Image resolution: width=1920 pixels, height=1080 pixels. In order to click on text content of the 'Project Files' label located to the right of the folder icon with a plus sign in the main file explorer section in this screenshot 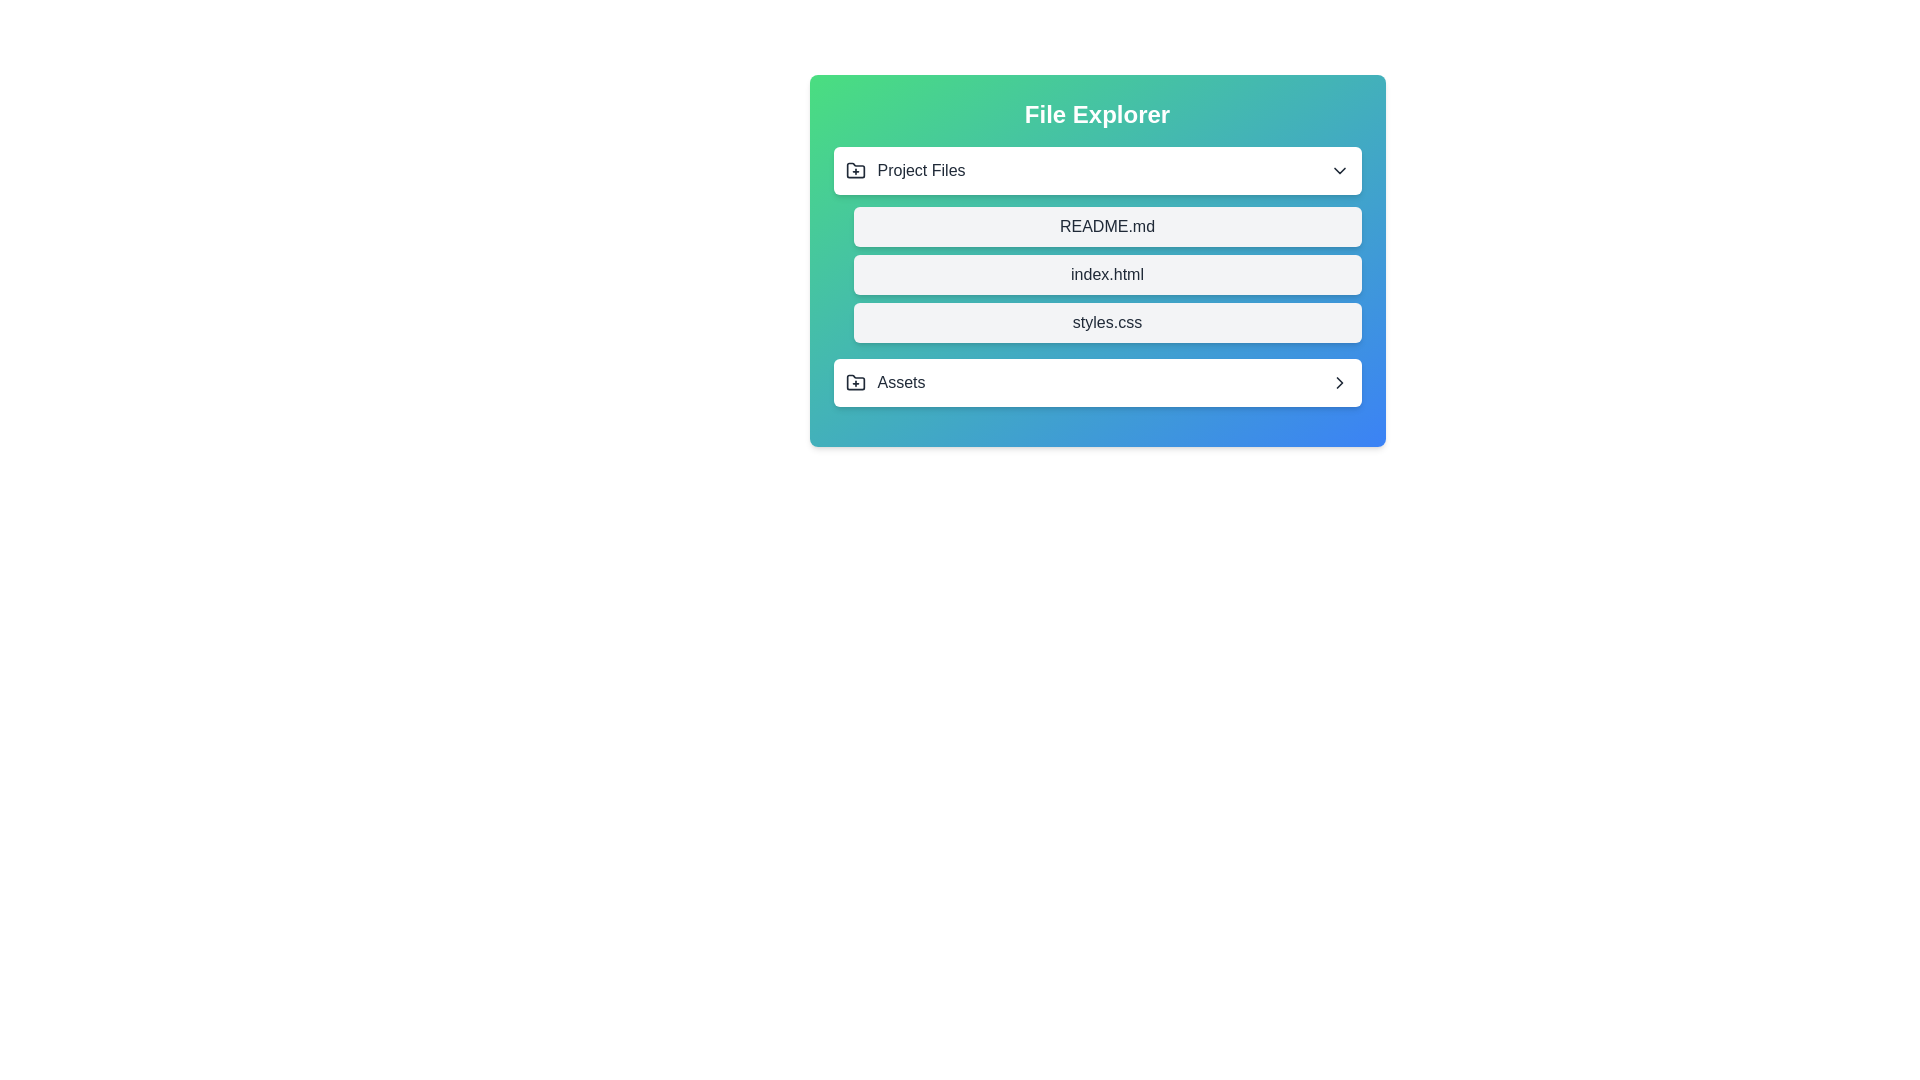, I will do `click(920, 169)`.